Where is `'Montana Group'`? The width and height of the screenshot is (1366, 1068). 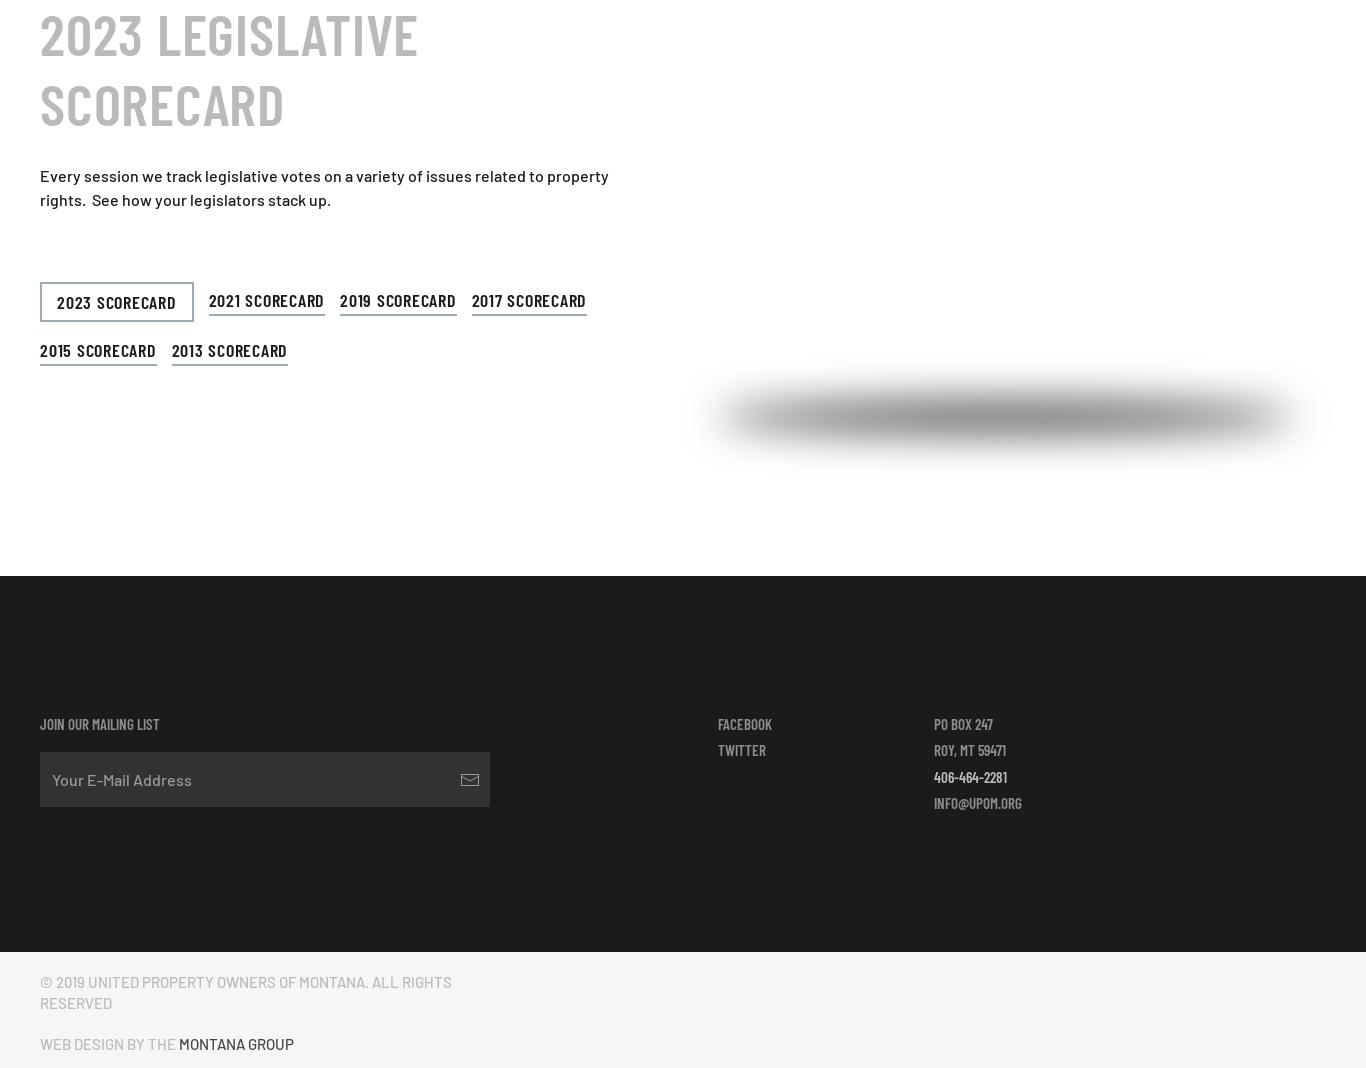 'Montana Group' is located at coordinates (177, 1043).